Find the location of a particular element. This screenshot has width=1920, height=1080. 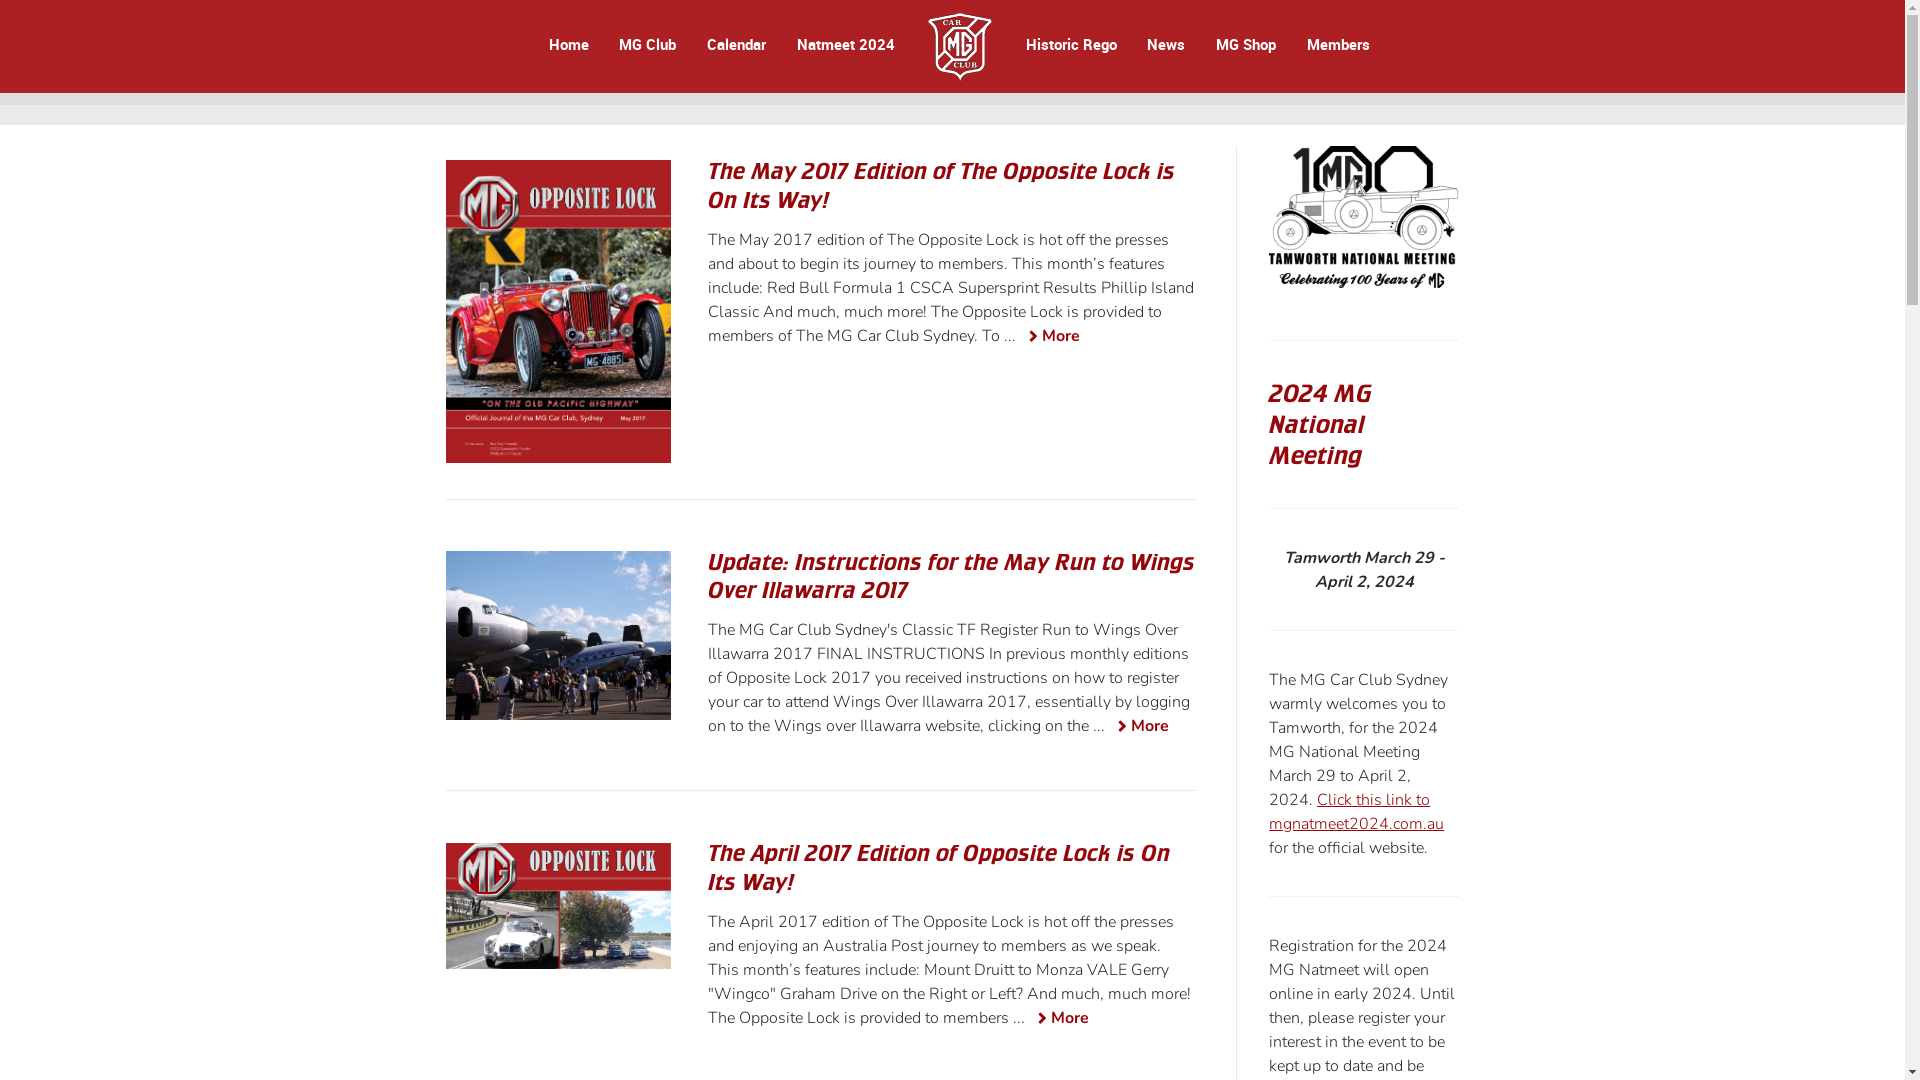

'Natmeet 2024' is located at coordinates (845, 43).